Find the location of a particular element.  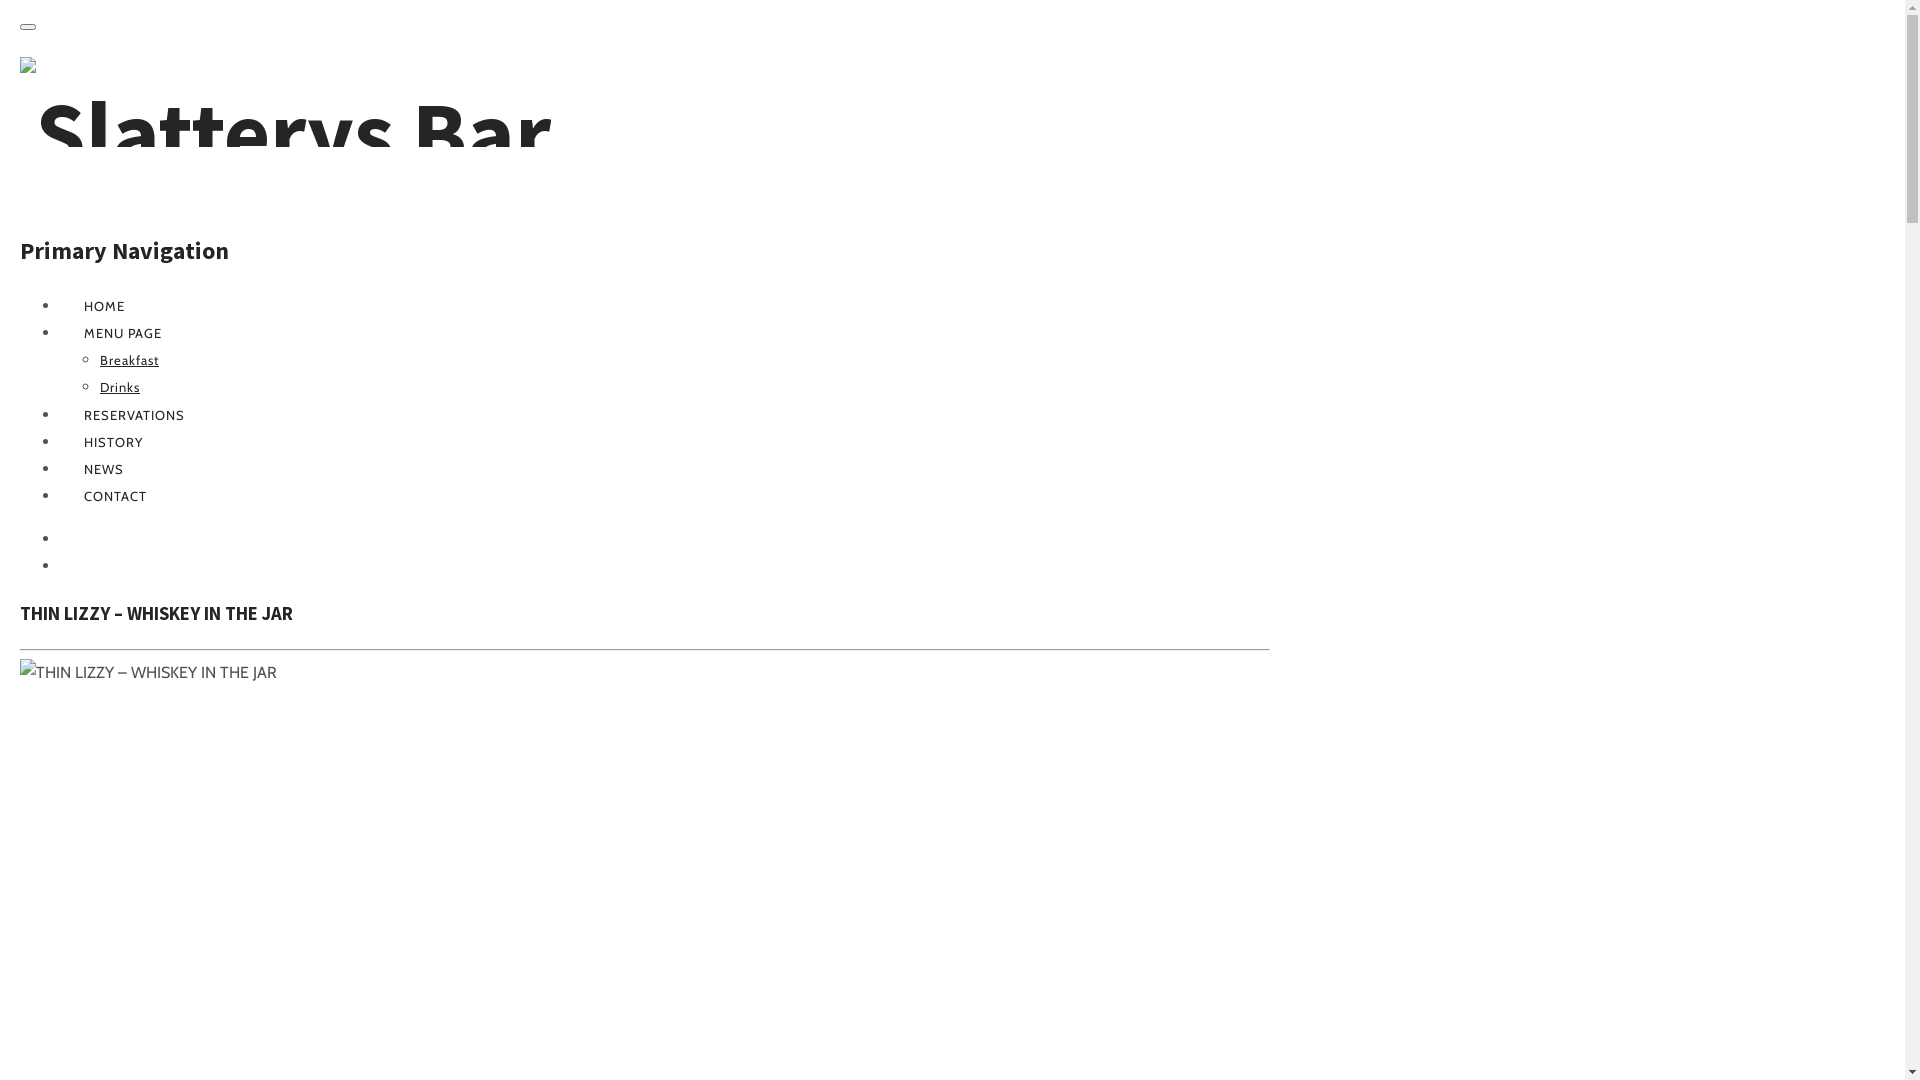

'MENU PAGE' is located at coordinates (122, 331).